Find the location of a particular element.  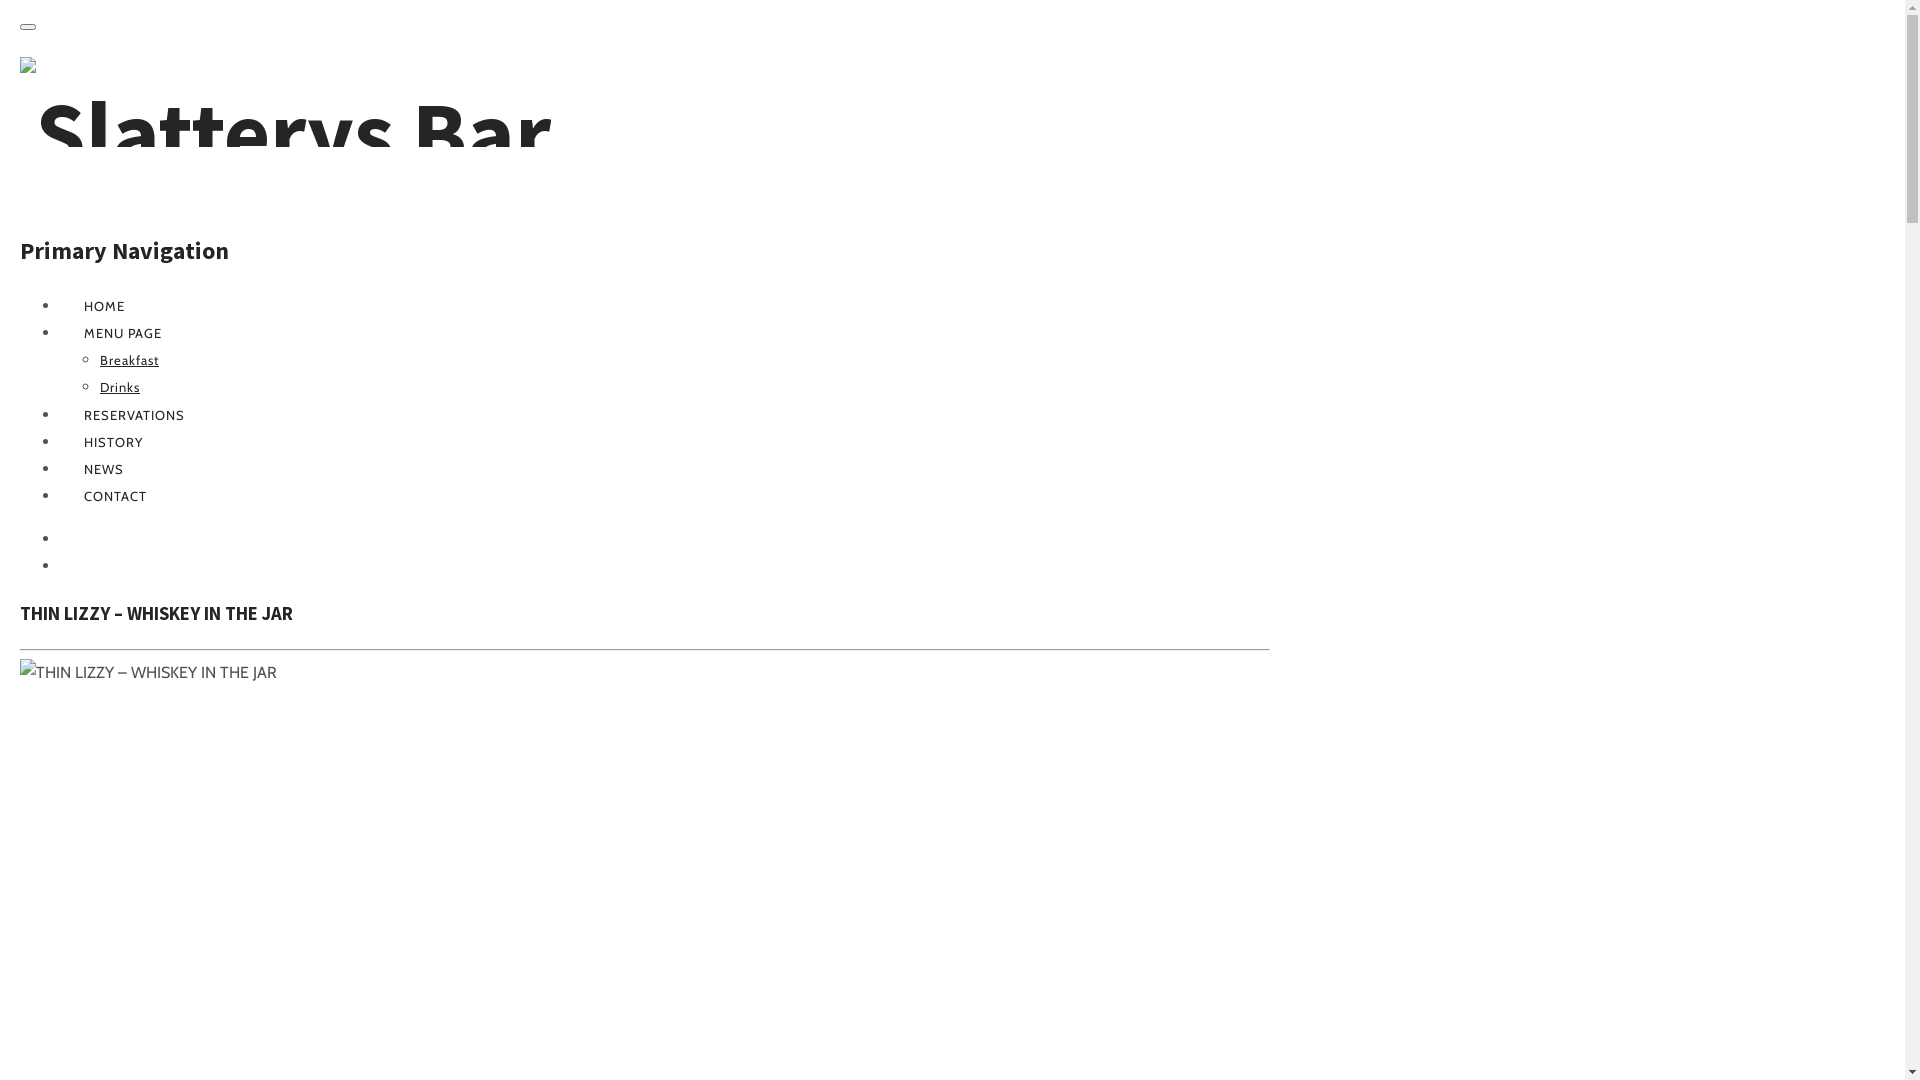

'MENU PAGE' is located at coordinates (122, 331).